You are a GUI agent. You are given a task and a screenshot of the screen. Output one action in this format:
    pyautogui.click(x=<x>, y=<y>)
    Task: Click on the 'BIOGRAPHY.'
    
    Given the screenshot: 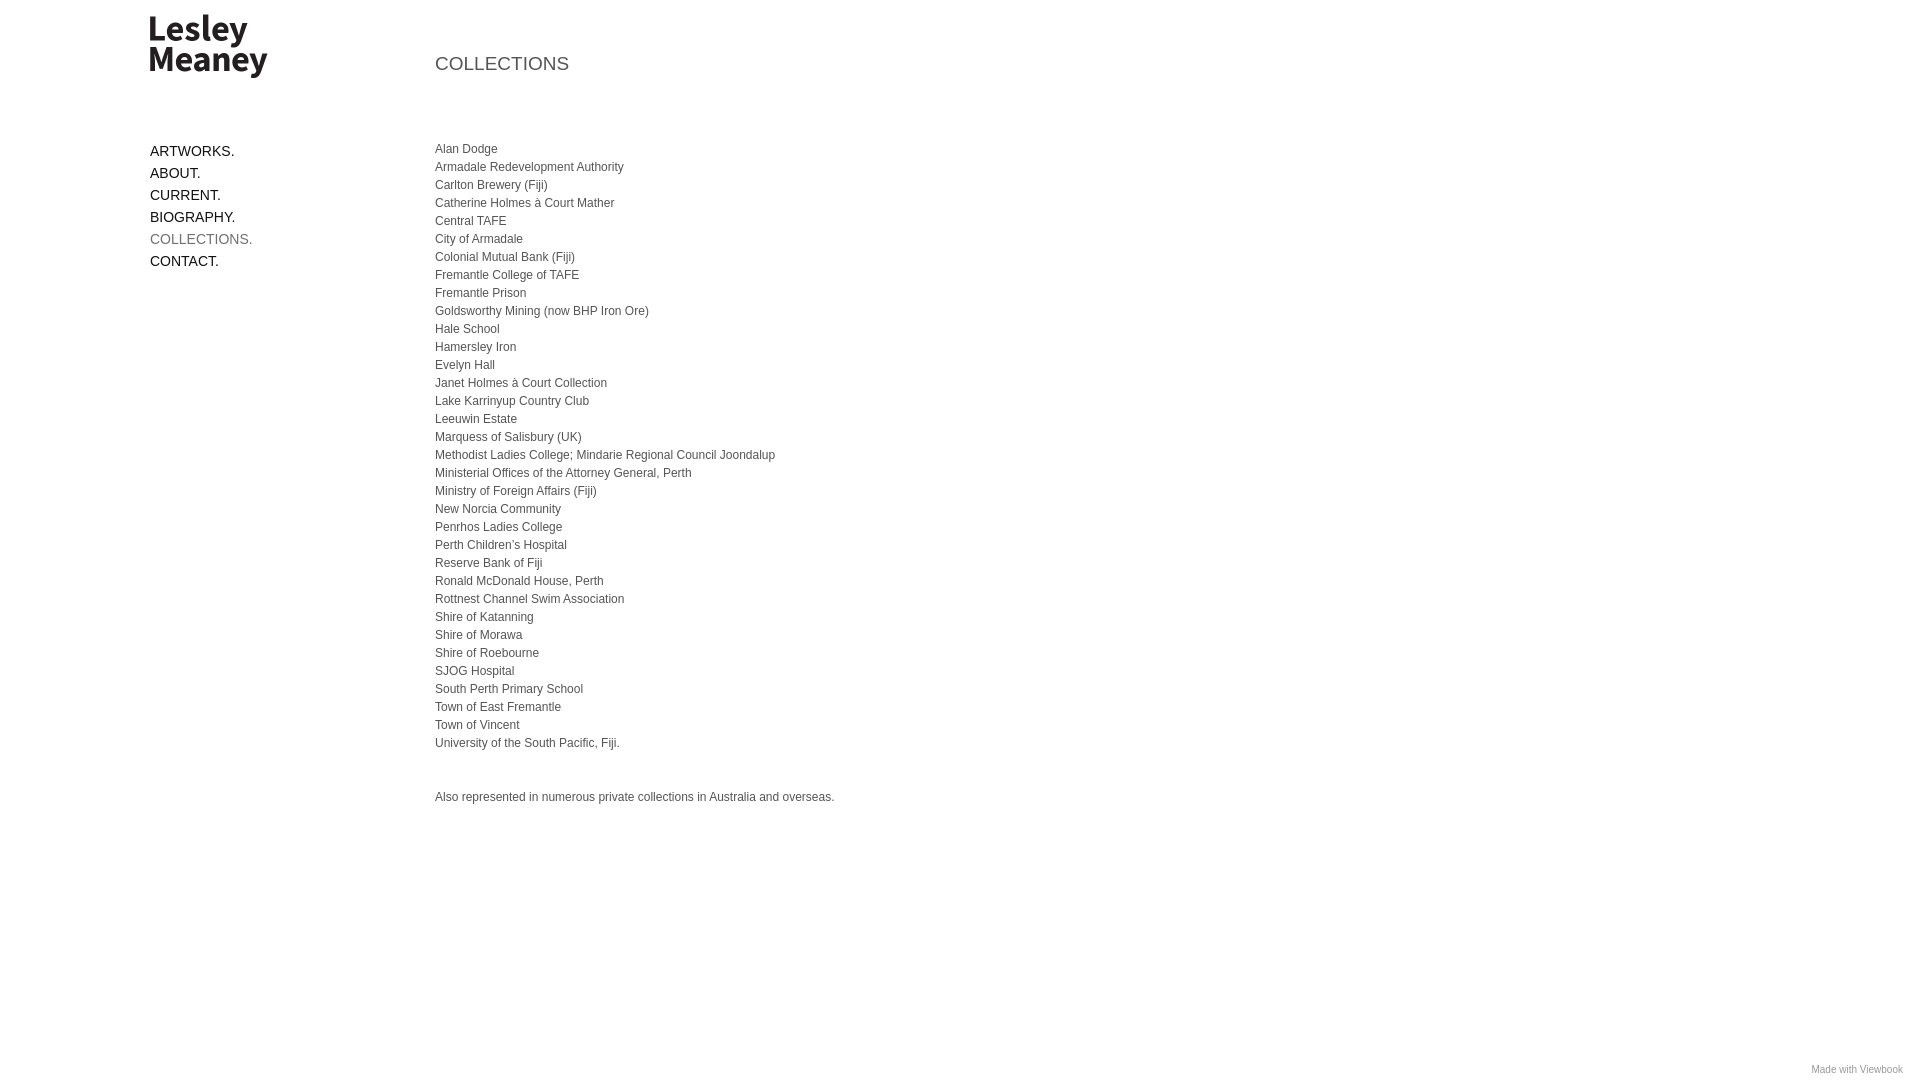 What is the action you would take?
    pyautogui.click(x=192, y=216)
    